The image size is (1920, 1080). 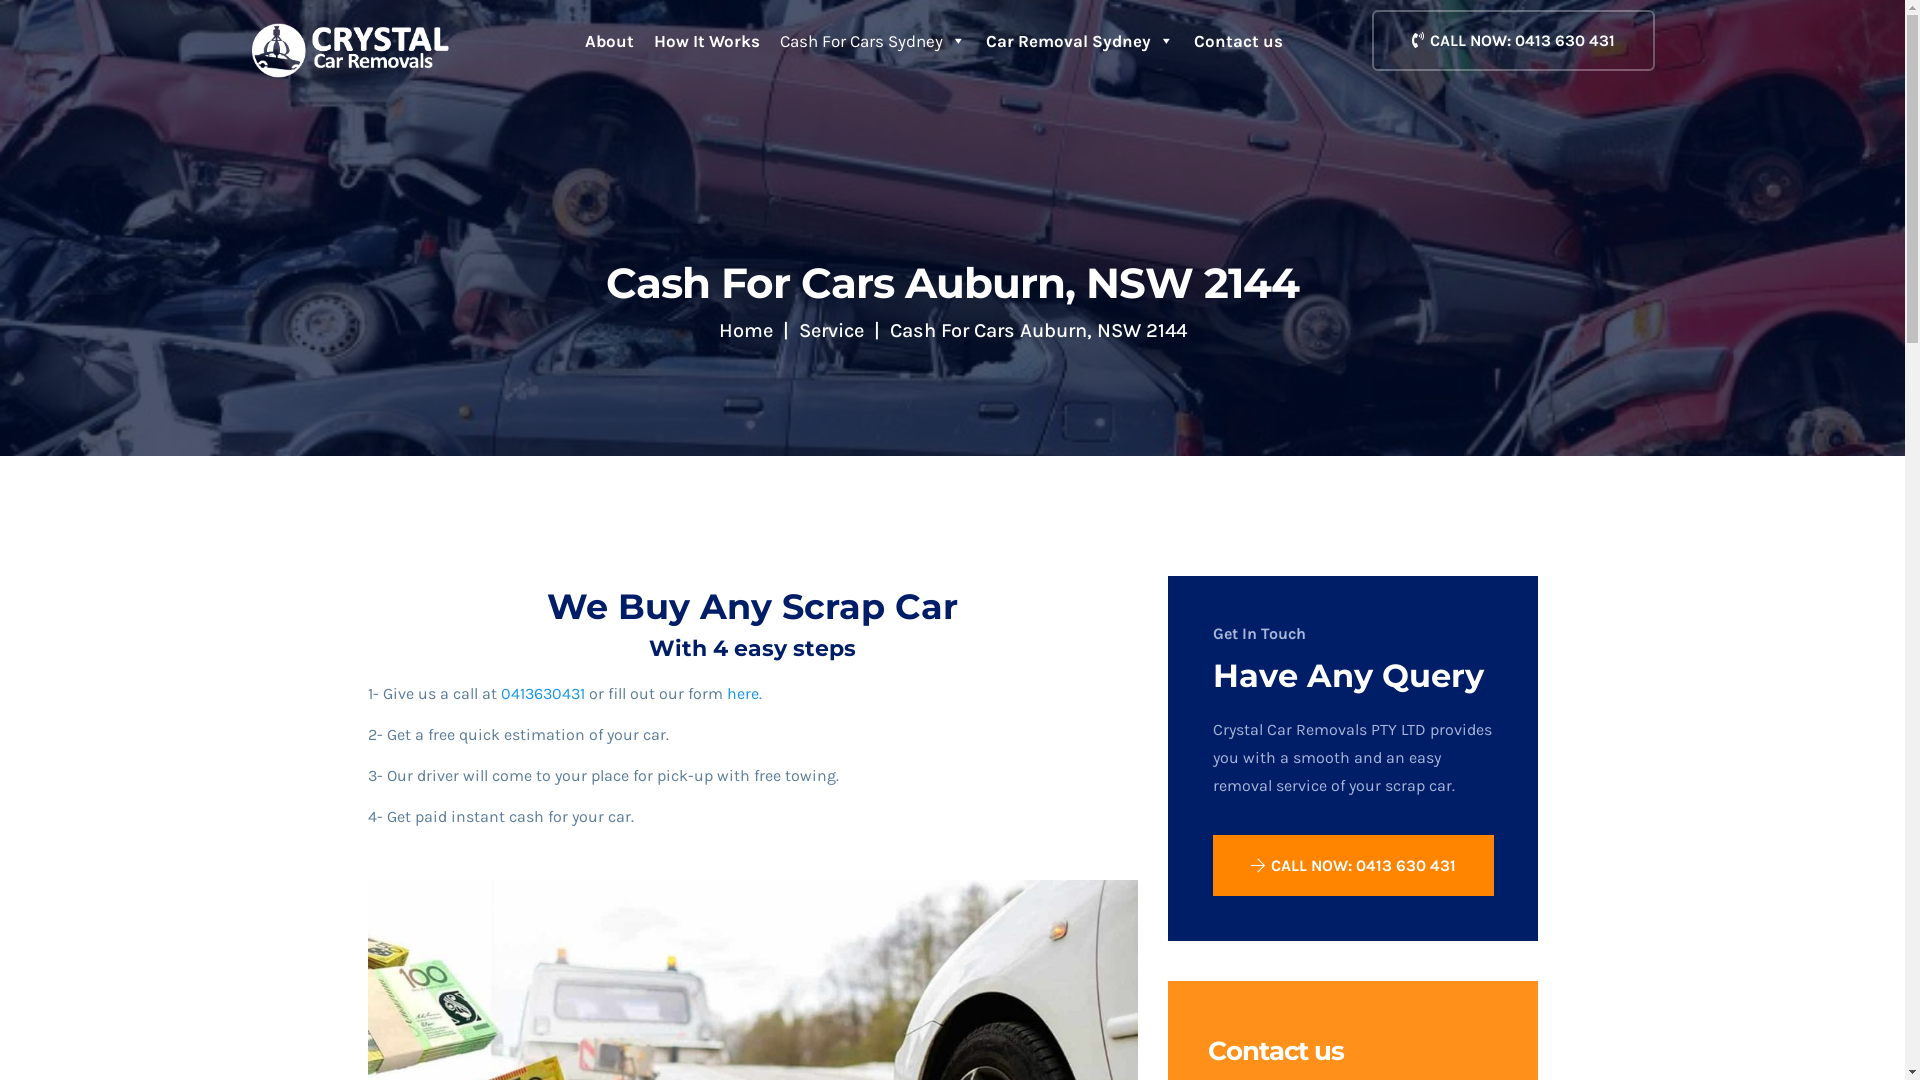 I want to click on '0413630431', so click(x=542, y=692).